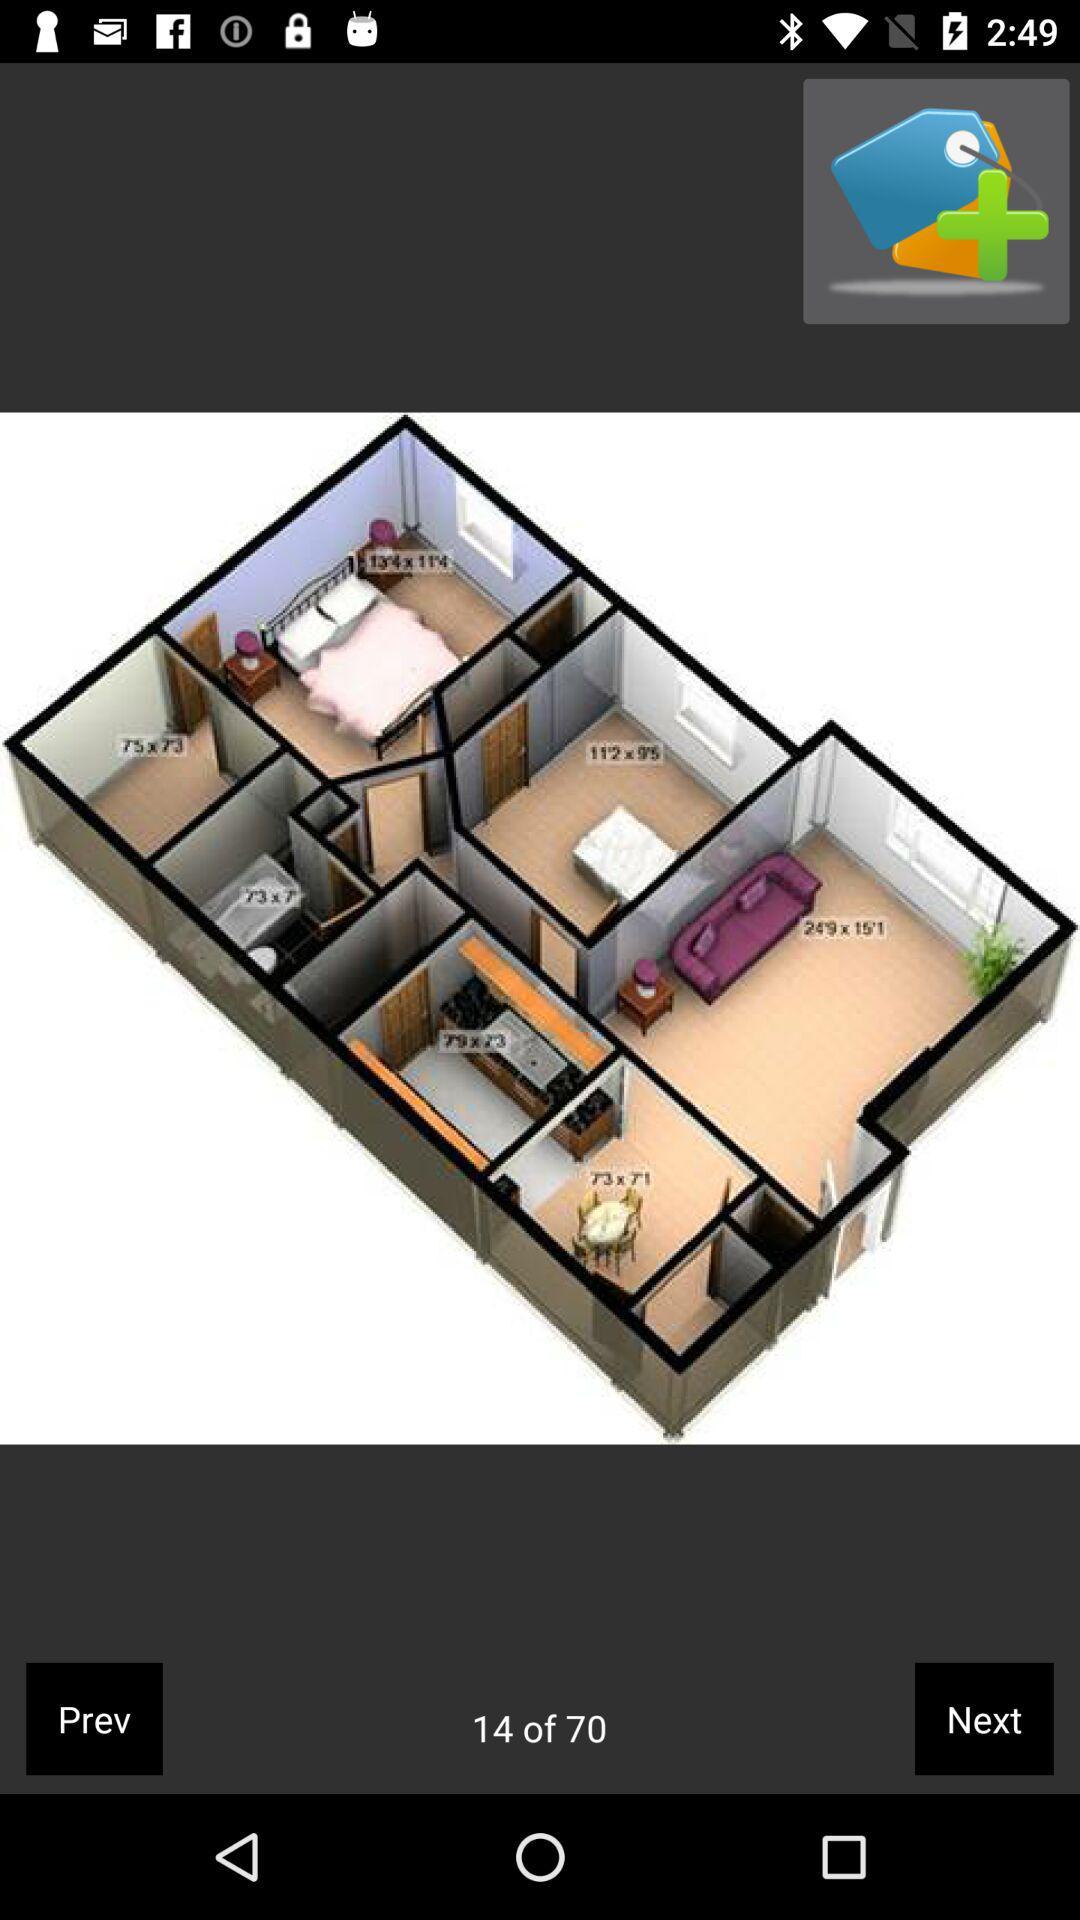 This screenshot has width=1080, height=1920. Describe the element at coordinates (94, 1717) in the screenshot. I see `icon at the bottom left corner` at that location.